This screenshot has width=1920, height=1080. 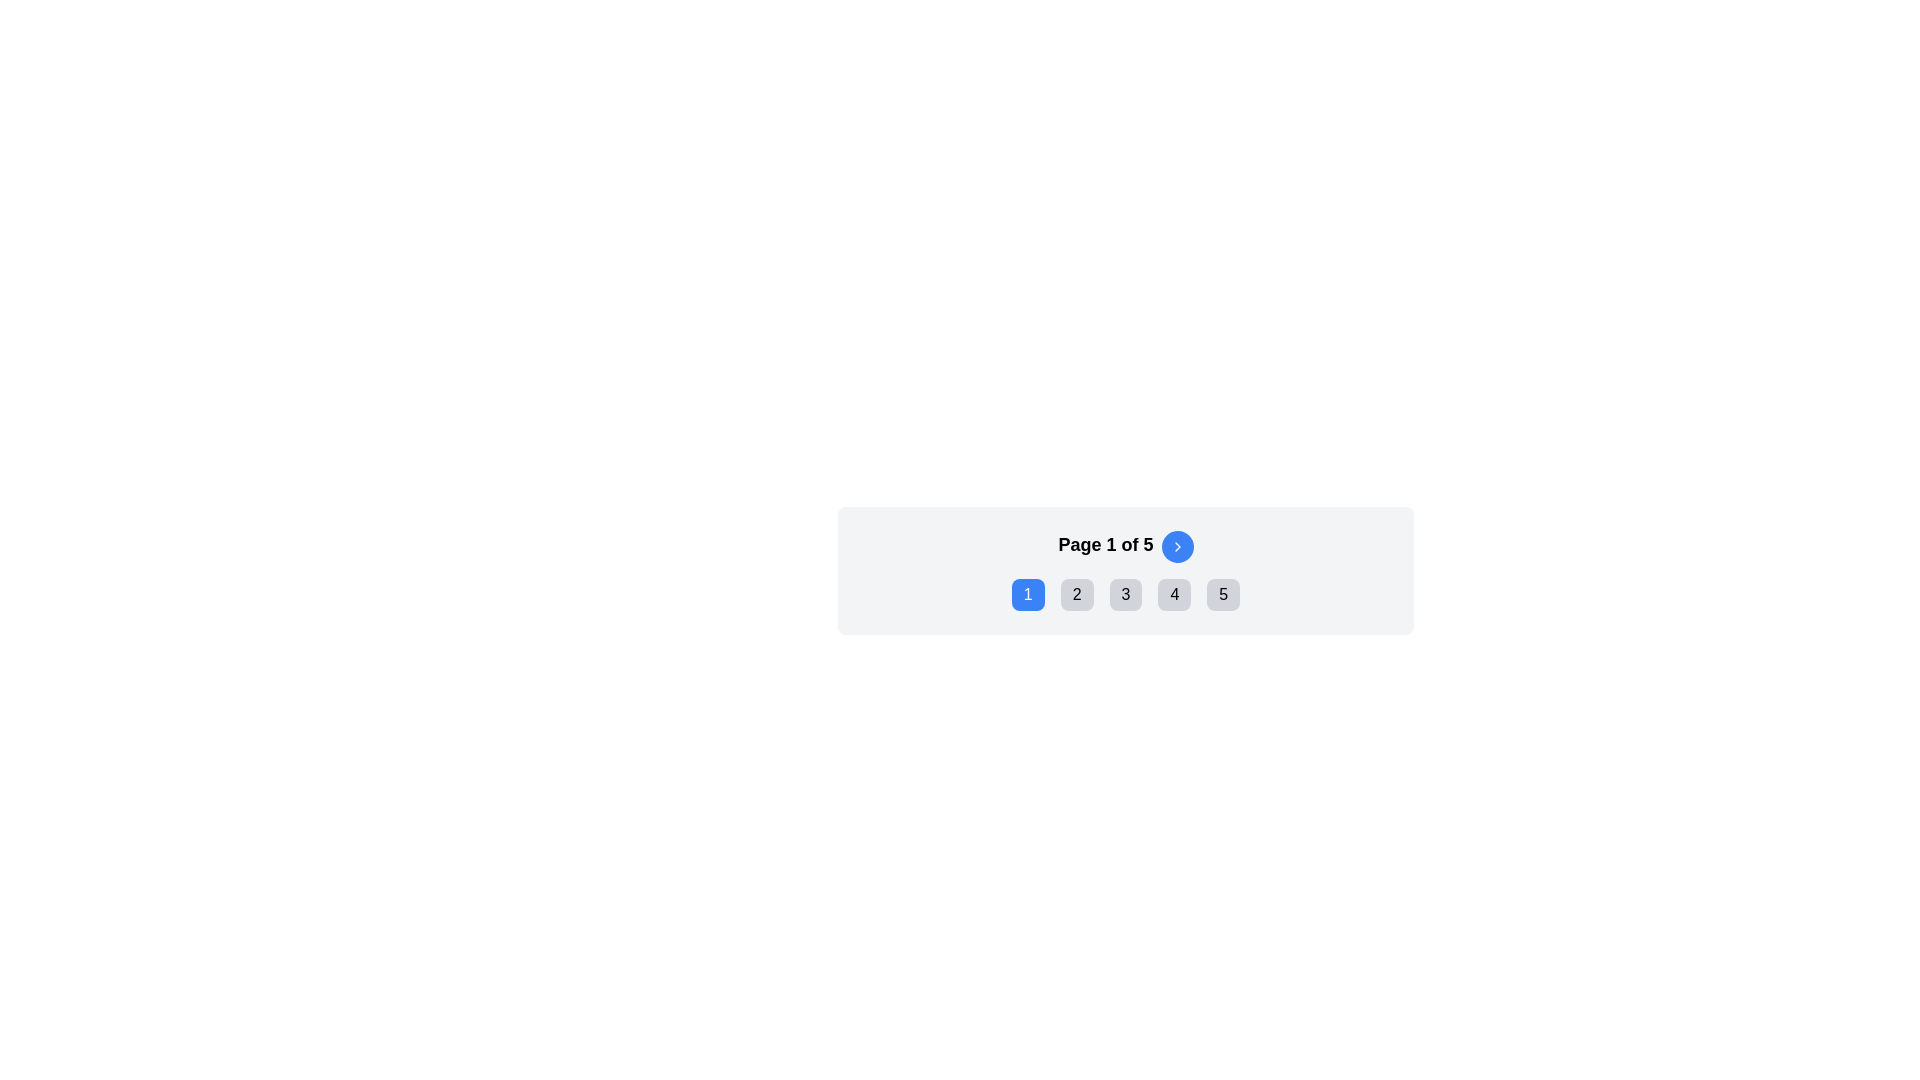 What do you see at coordinates (1177, 547) in the screenshot?
I see `the pagination button located to the right of 'Page 1 of 5' to change its background color` at bounding box center [1177, 547].